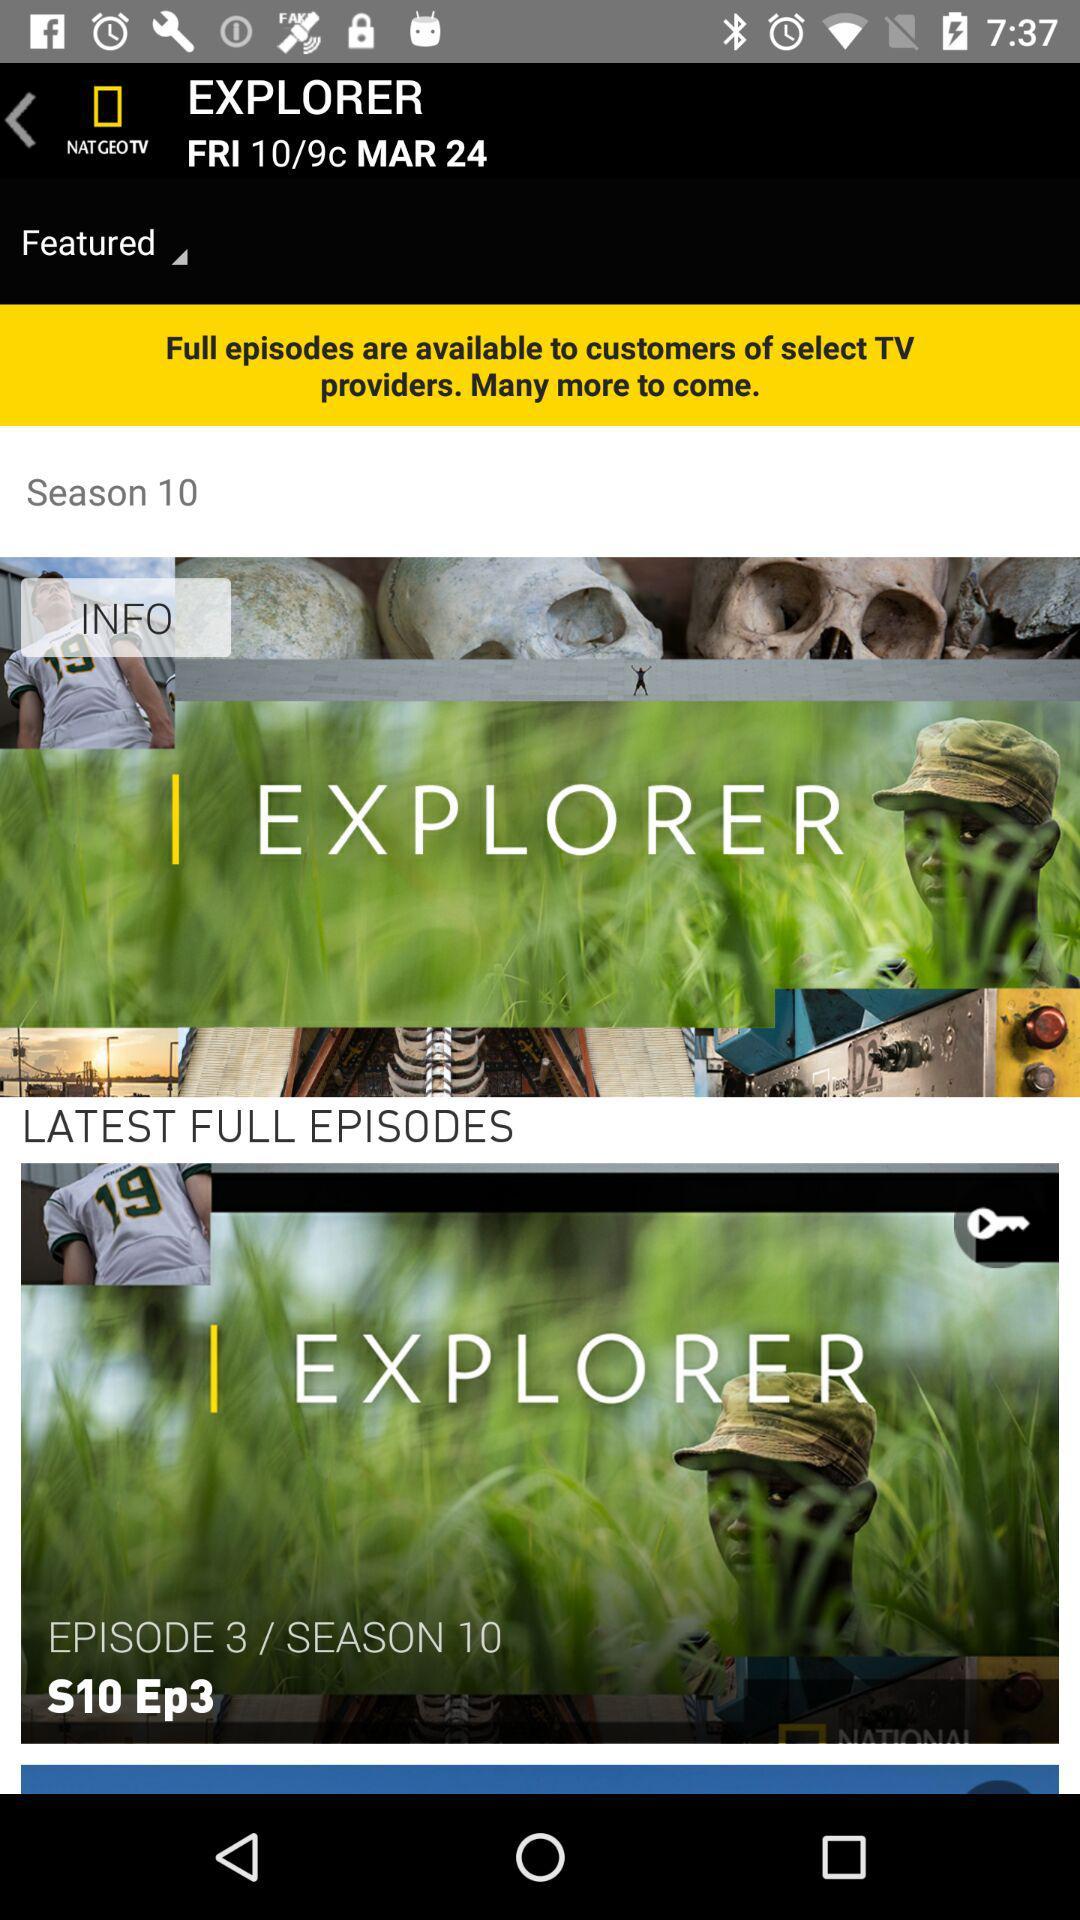 This screenshot has width=1080, height=1920. What do you see at coordinates (126, 616) in the screenshot?
I see `item above latest full episodes item` at bounding box center [126, 616].